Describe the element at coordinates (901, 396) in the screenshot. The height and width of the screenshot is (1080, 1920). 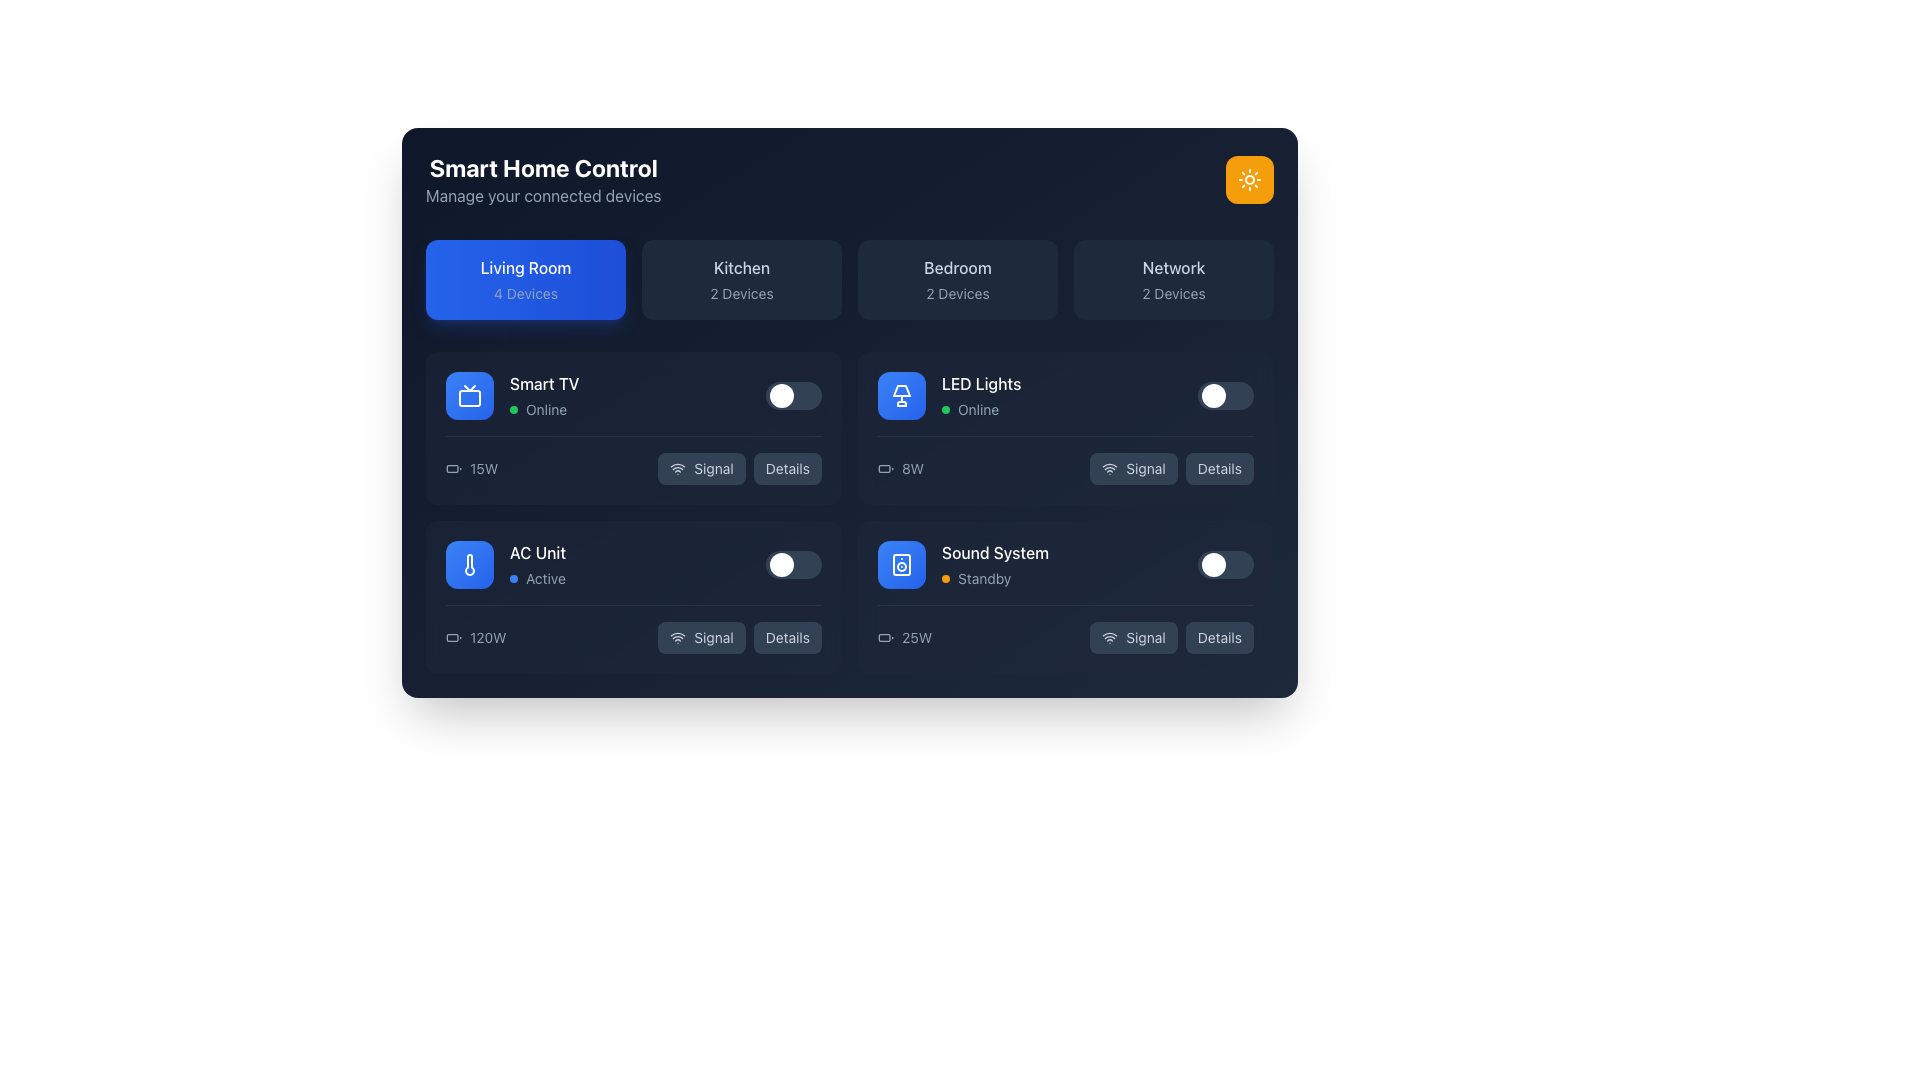
I see `the graphic button representing 'LED Lights' located in the upper-right portion of the 'Living Room' section` at that location.